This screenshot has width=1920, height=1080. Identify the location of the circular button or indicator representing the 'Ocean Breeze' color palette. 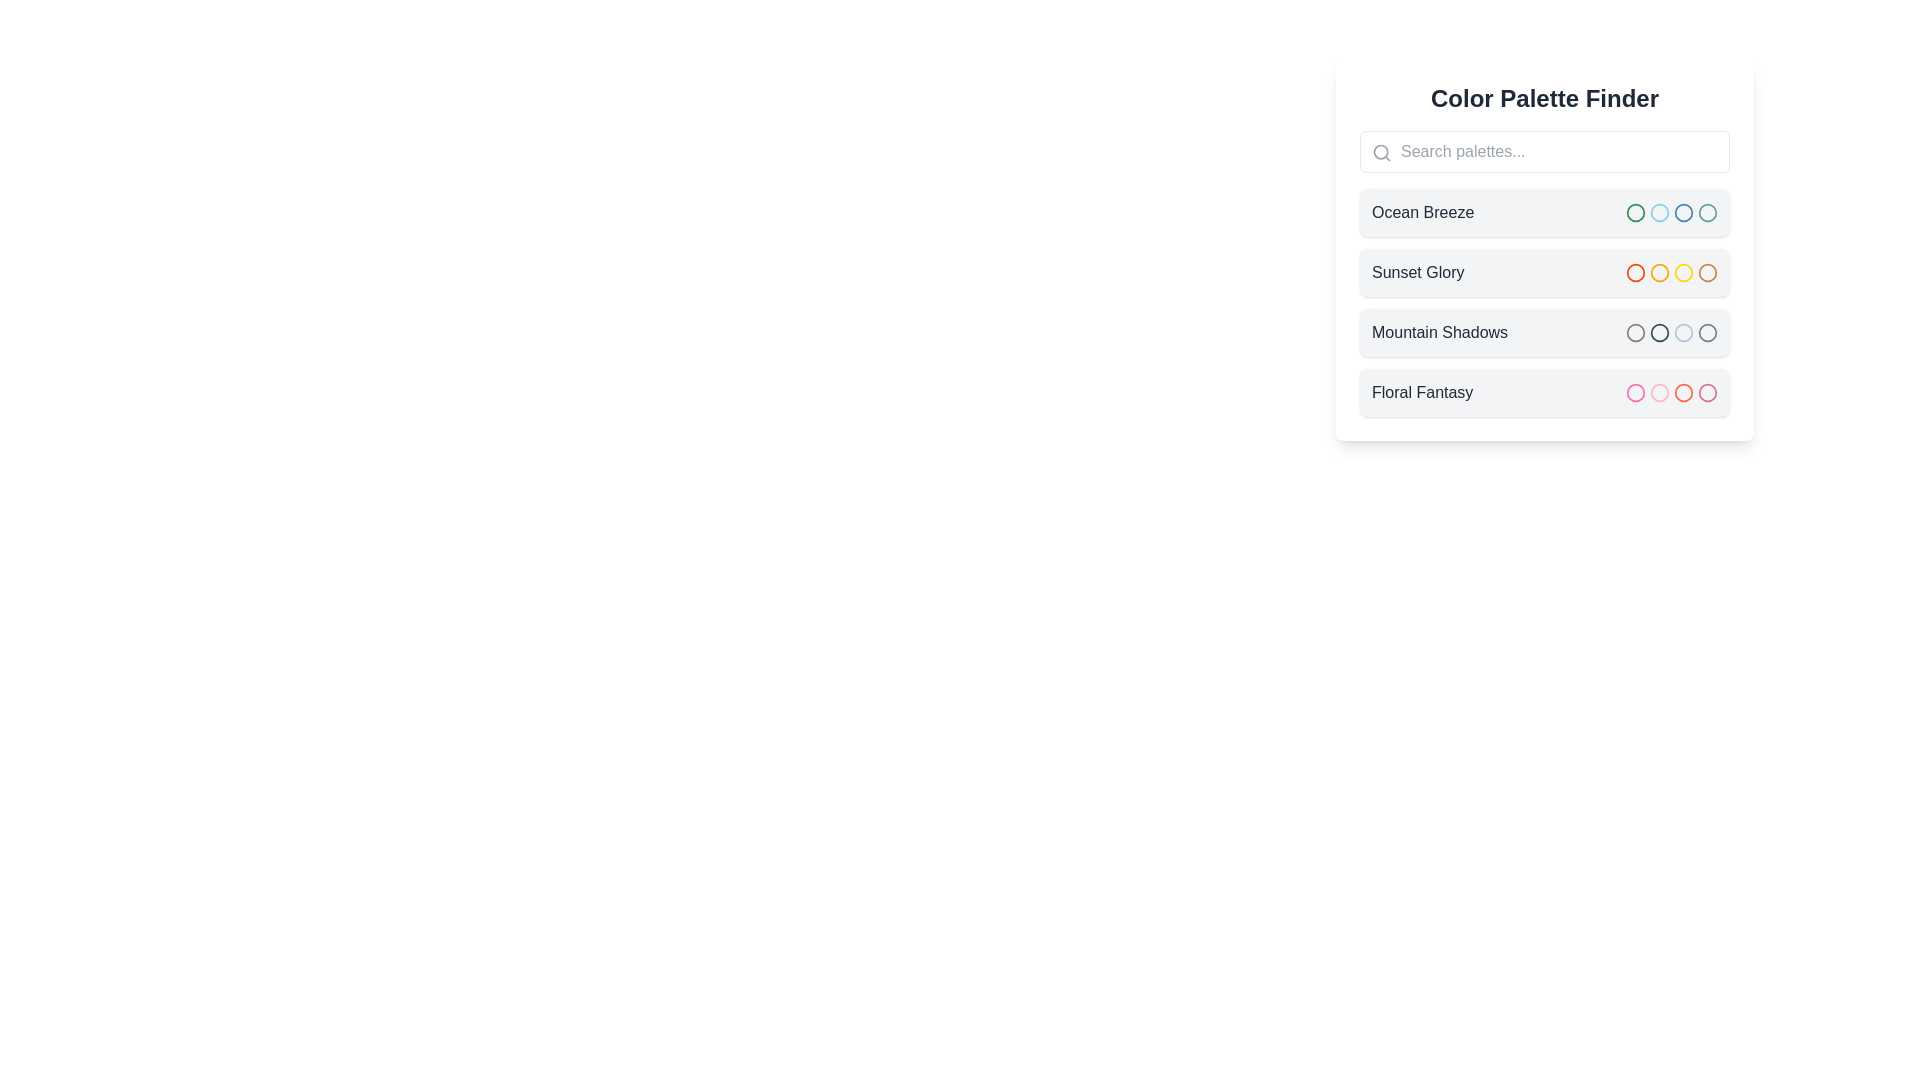
(1683, 212).